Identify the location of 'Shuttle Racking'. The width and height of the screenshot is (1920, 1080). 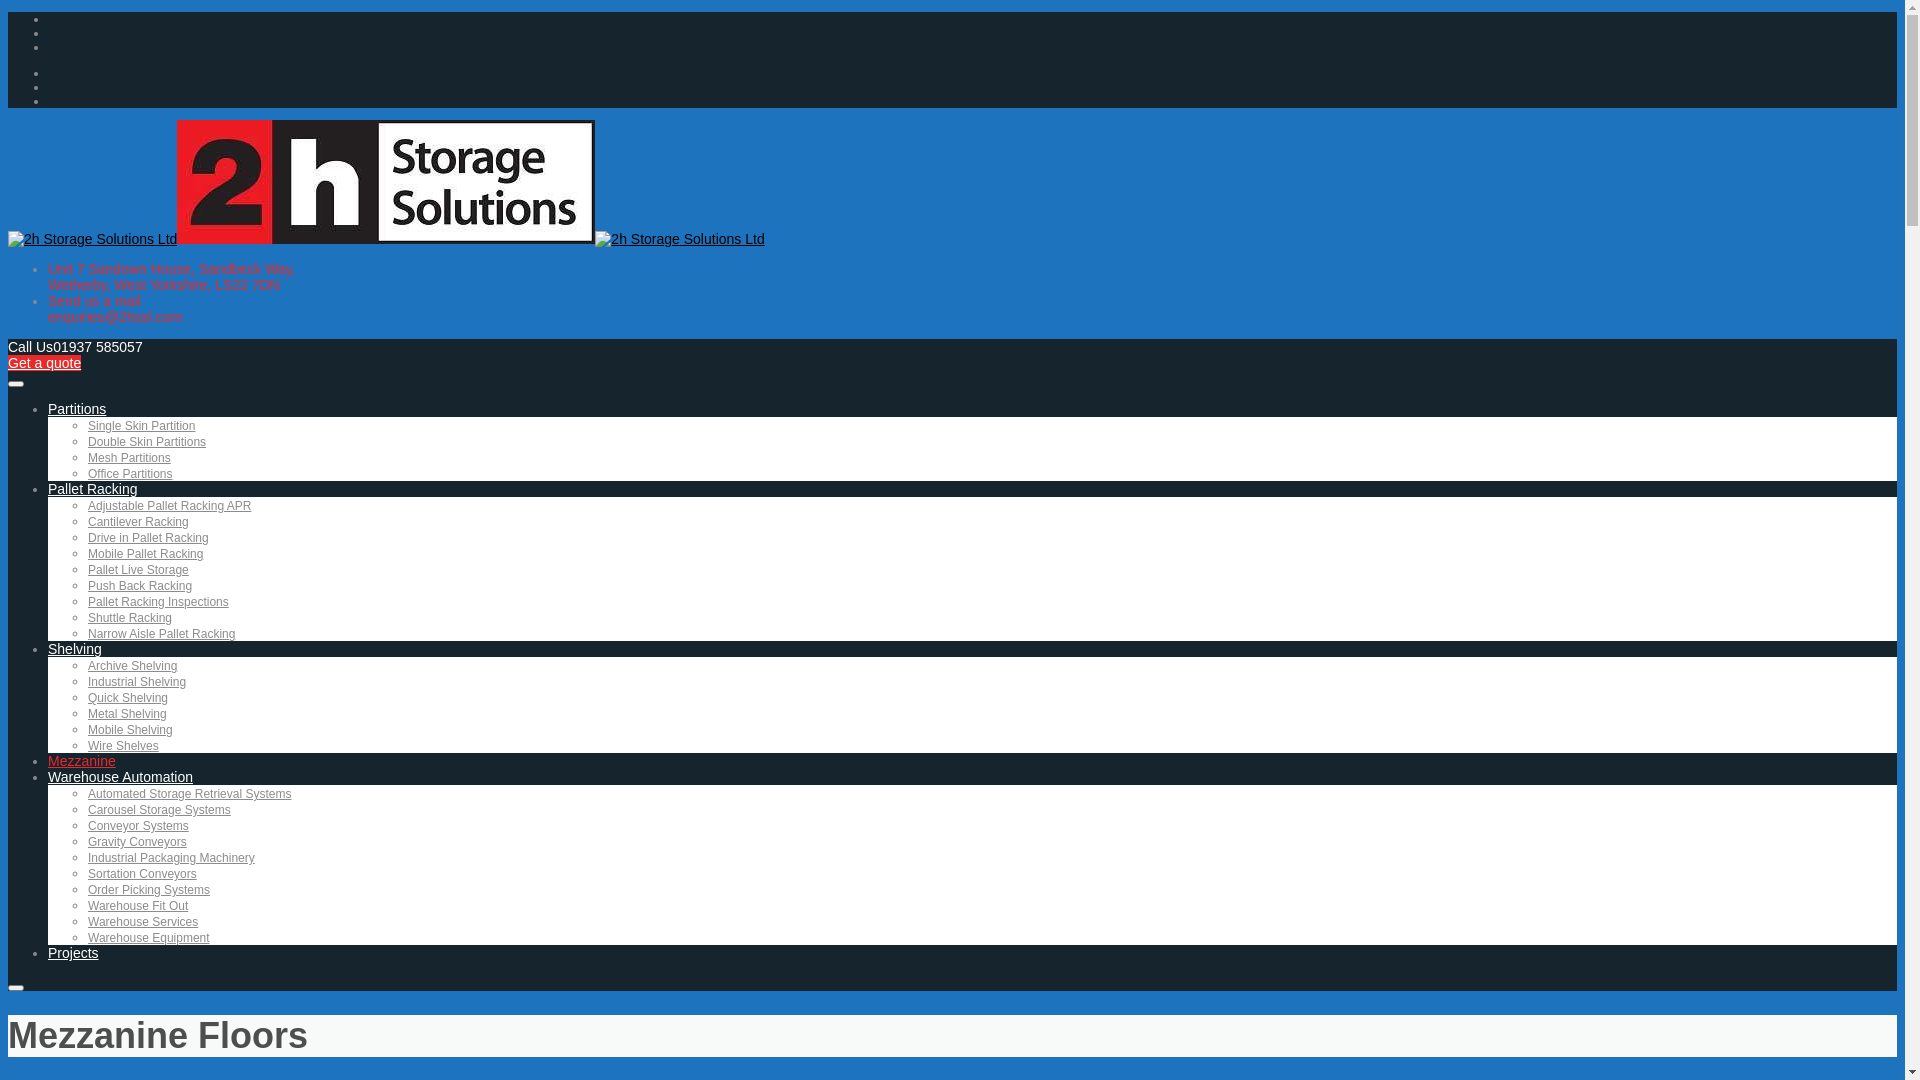
(128, 616).